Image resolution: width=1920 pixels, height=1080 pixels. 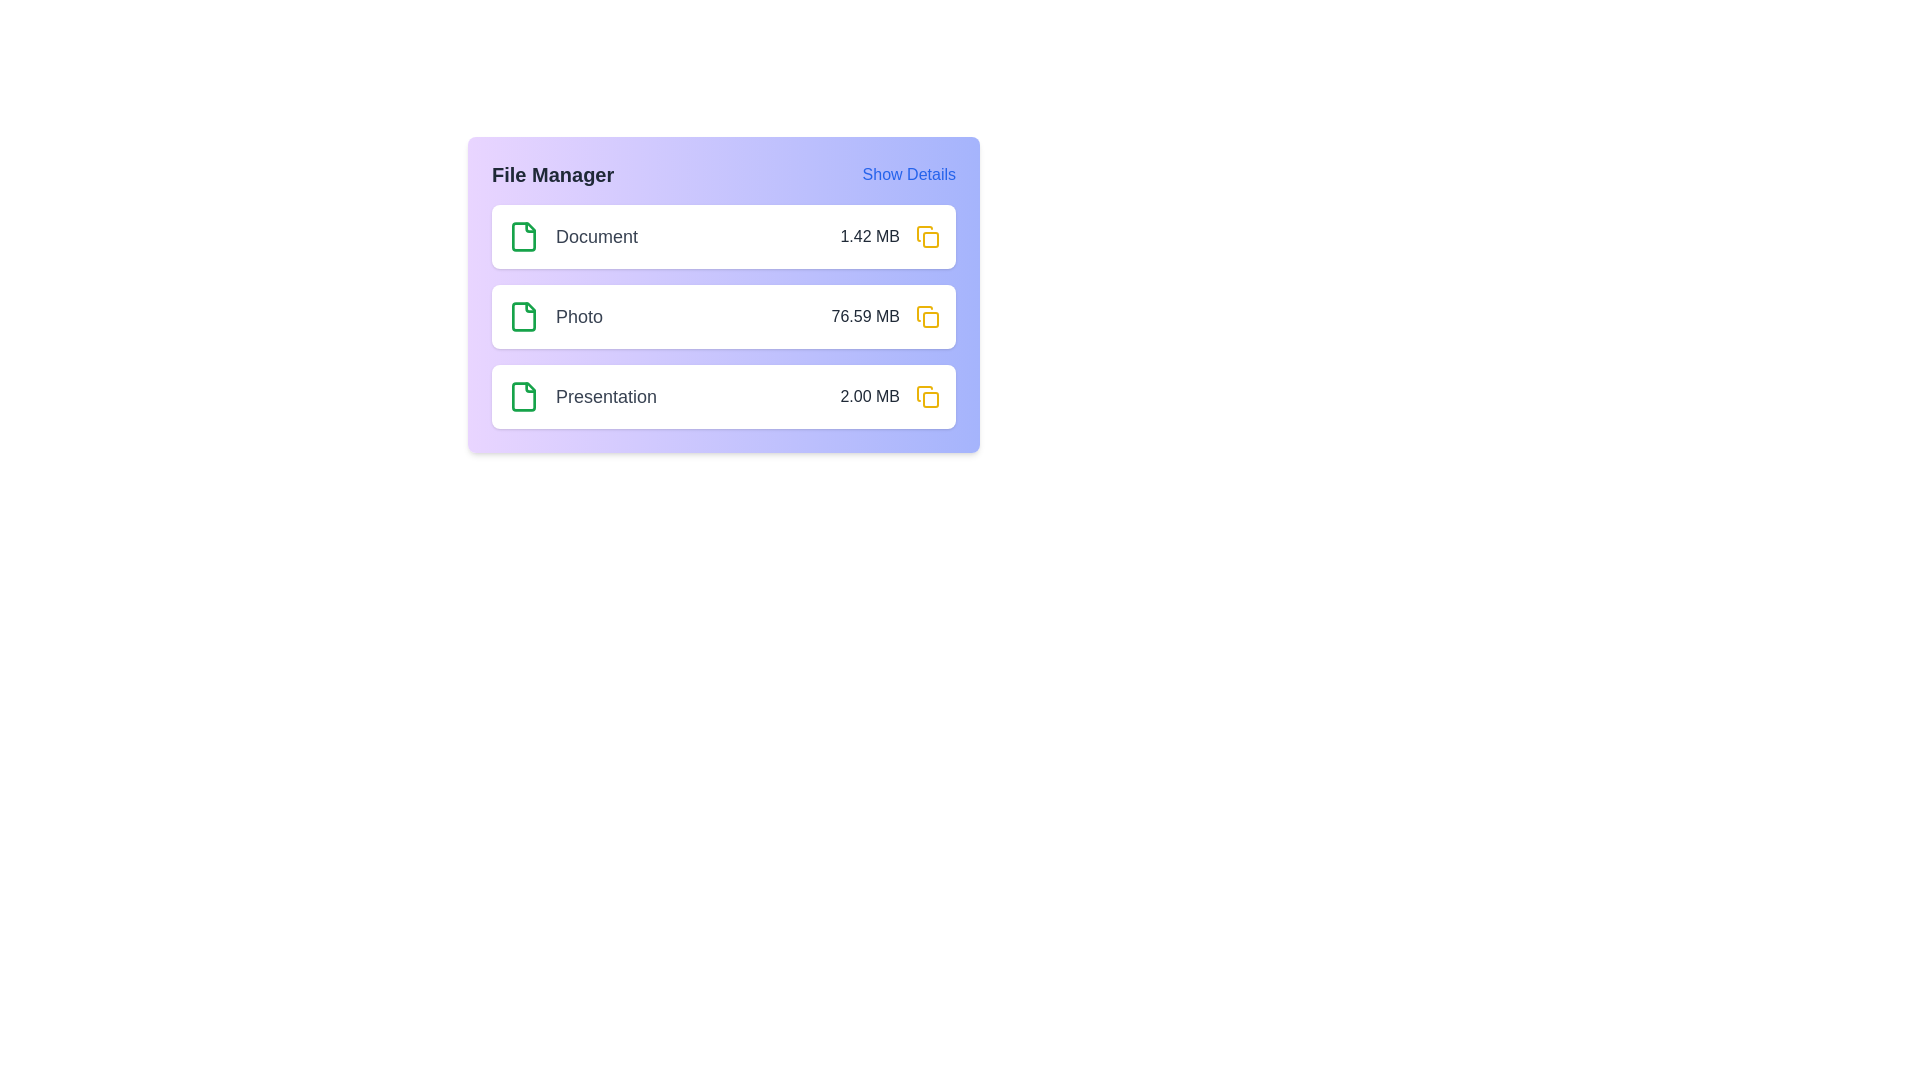 I want to click on the 'Presentation' file icon located in the third row of the 'File Manager' section, so click(x=523, y=397).